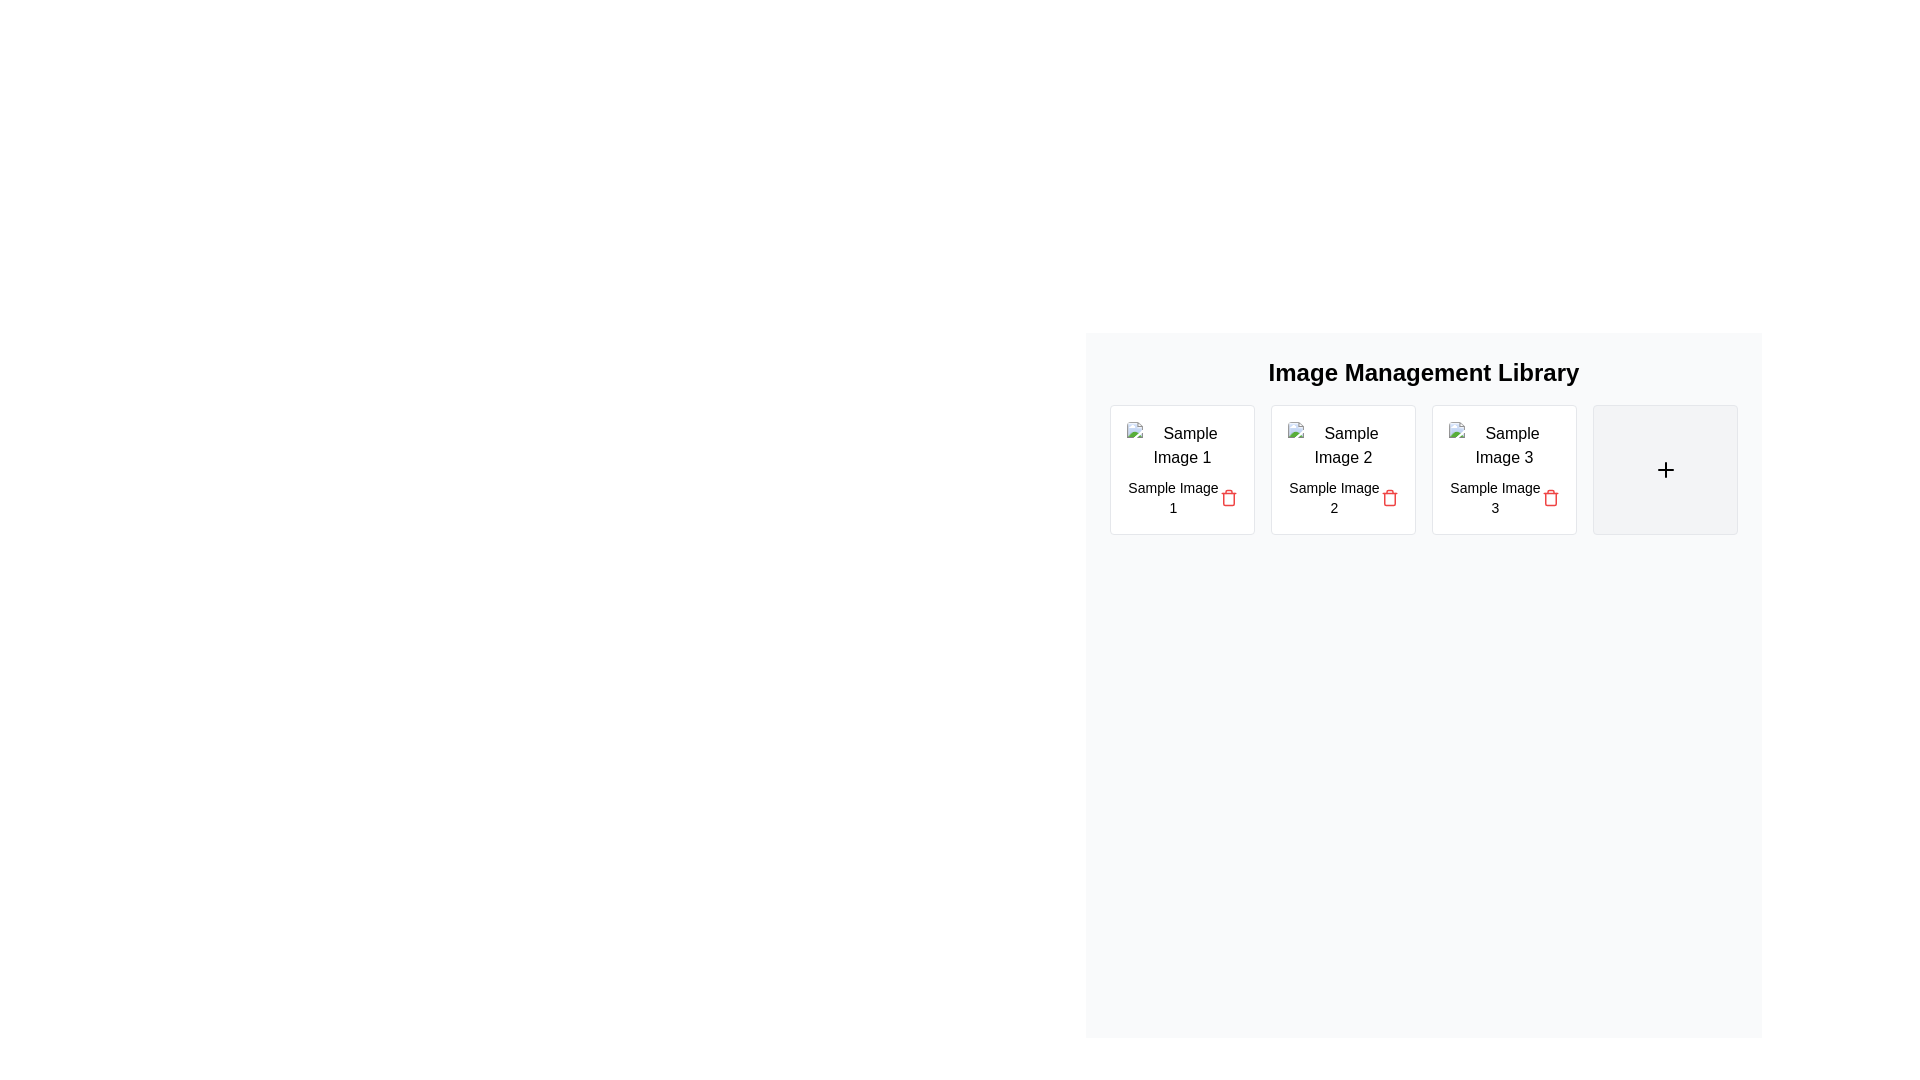 The image size is (1920, 1080). I want to click on the delete button located to the right of the item labeled 'Sample Image 3', so click(1549, 496).